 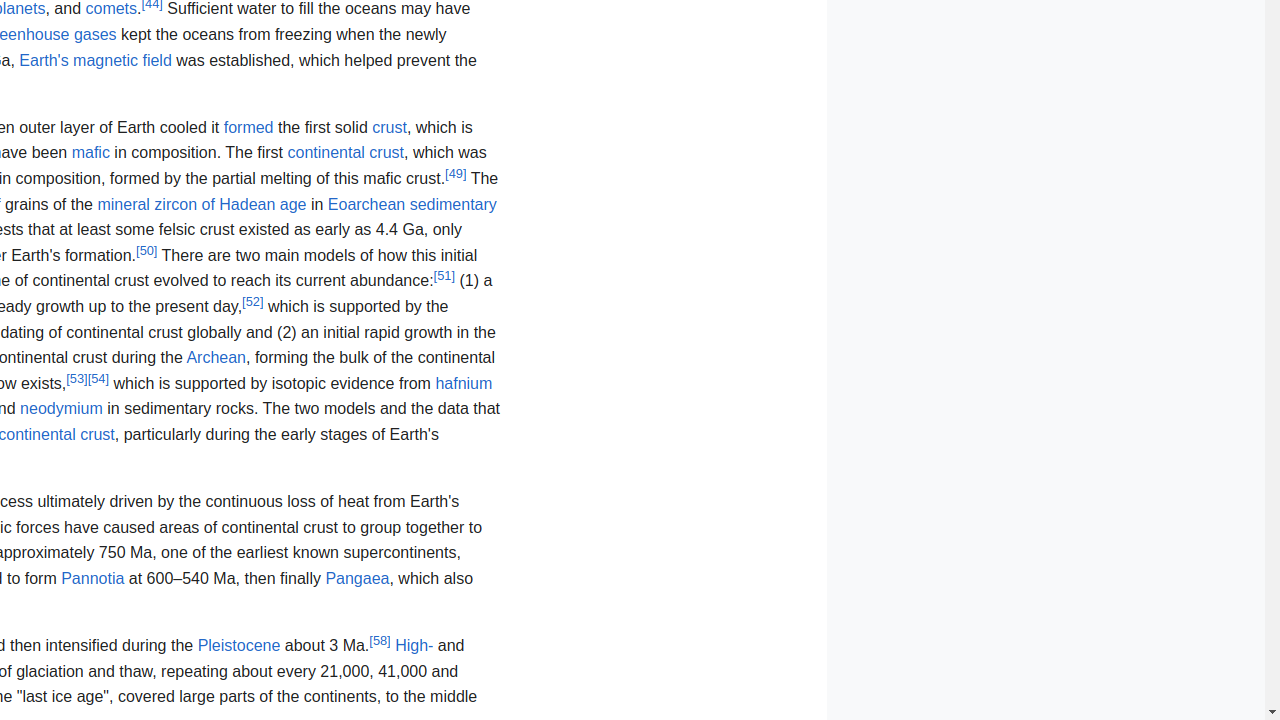 What do you see at coordinates (110, 9) in the screenshot?
I see `'comets'` at bounding box center [110, 9].